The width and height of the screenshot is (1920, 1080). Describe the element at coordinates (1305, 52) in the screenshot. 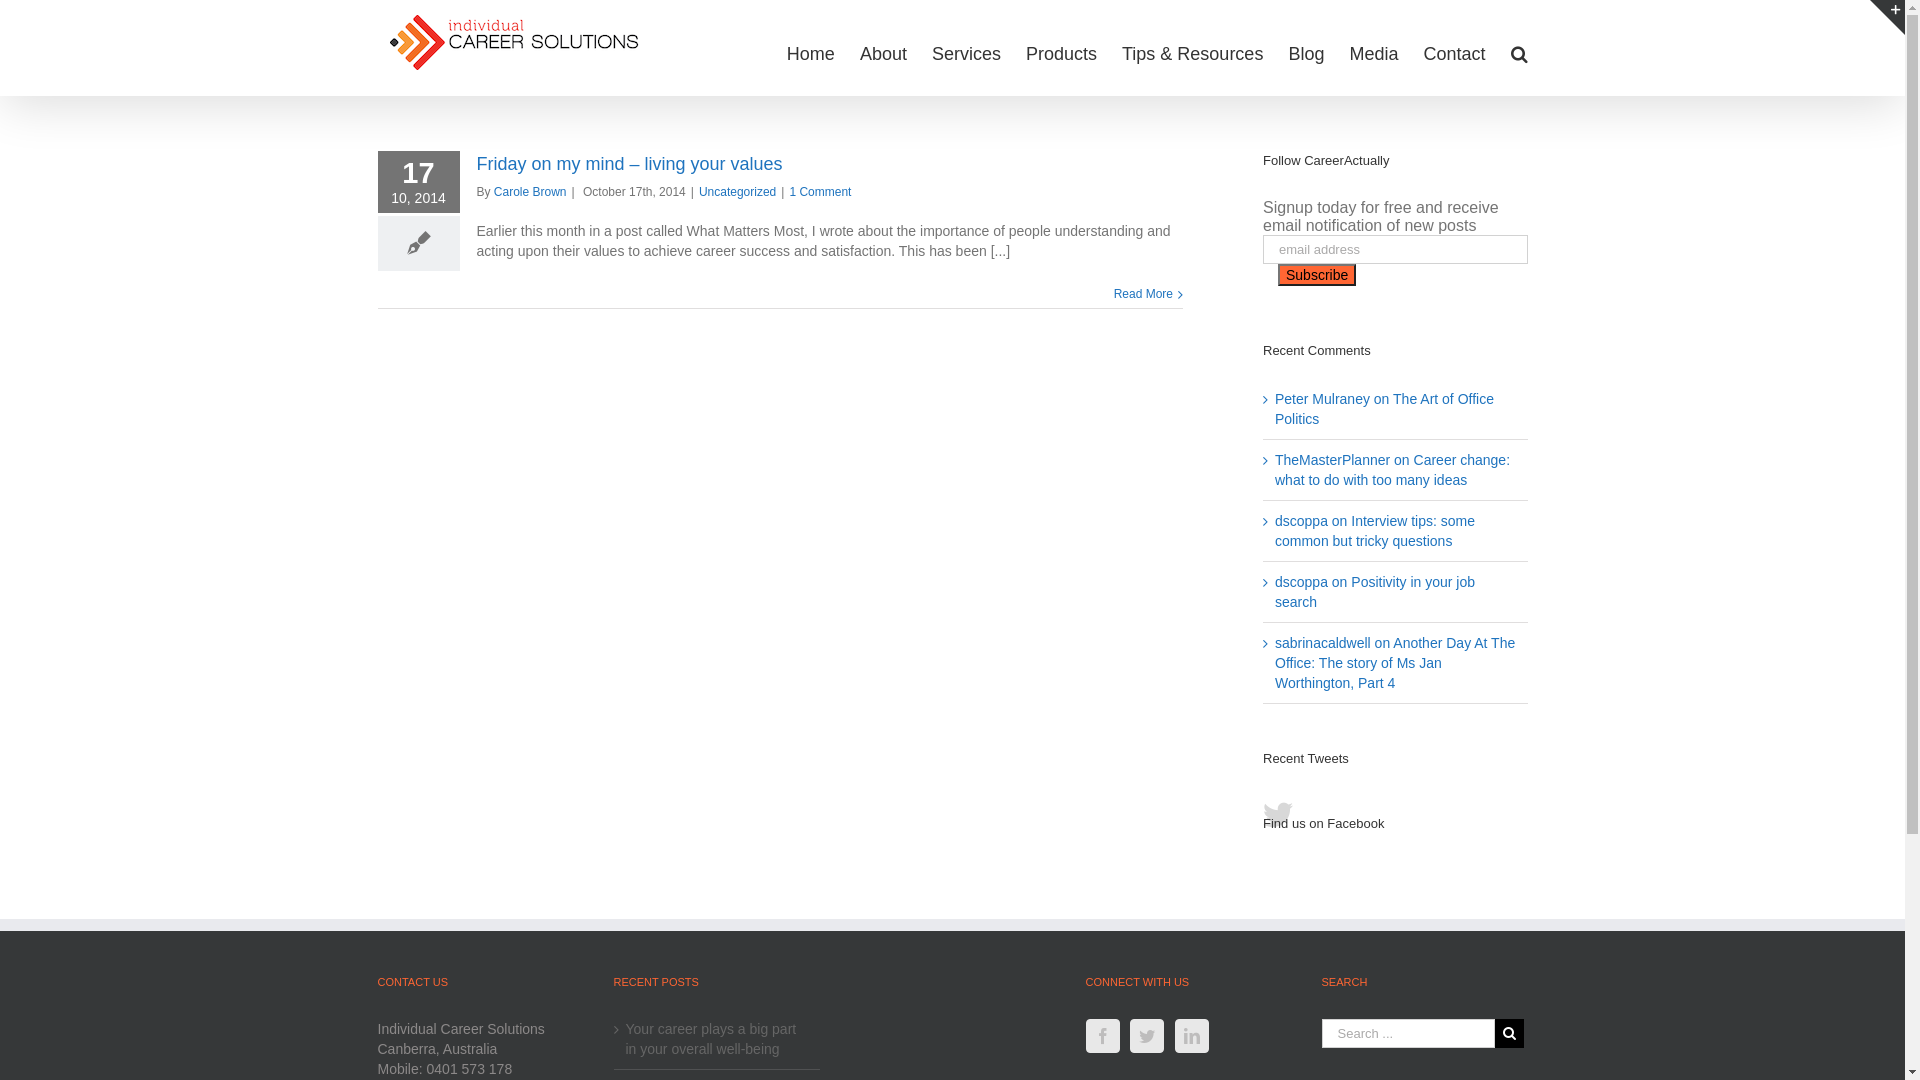

I see `'Blog'` at that location.